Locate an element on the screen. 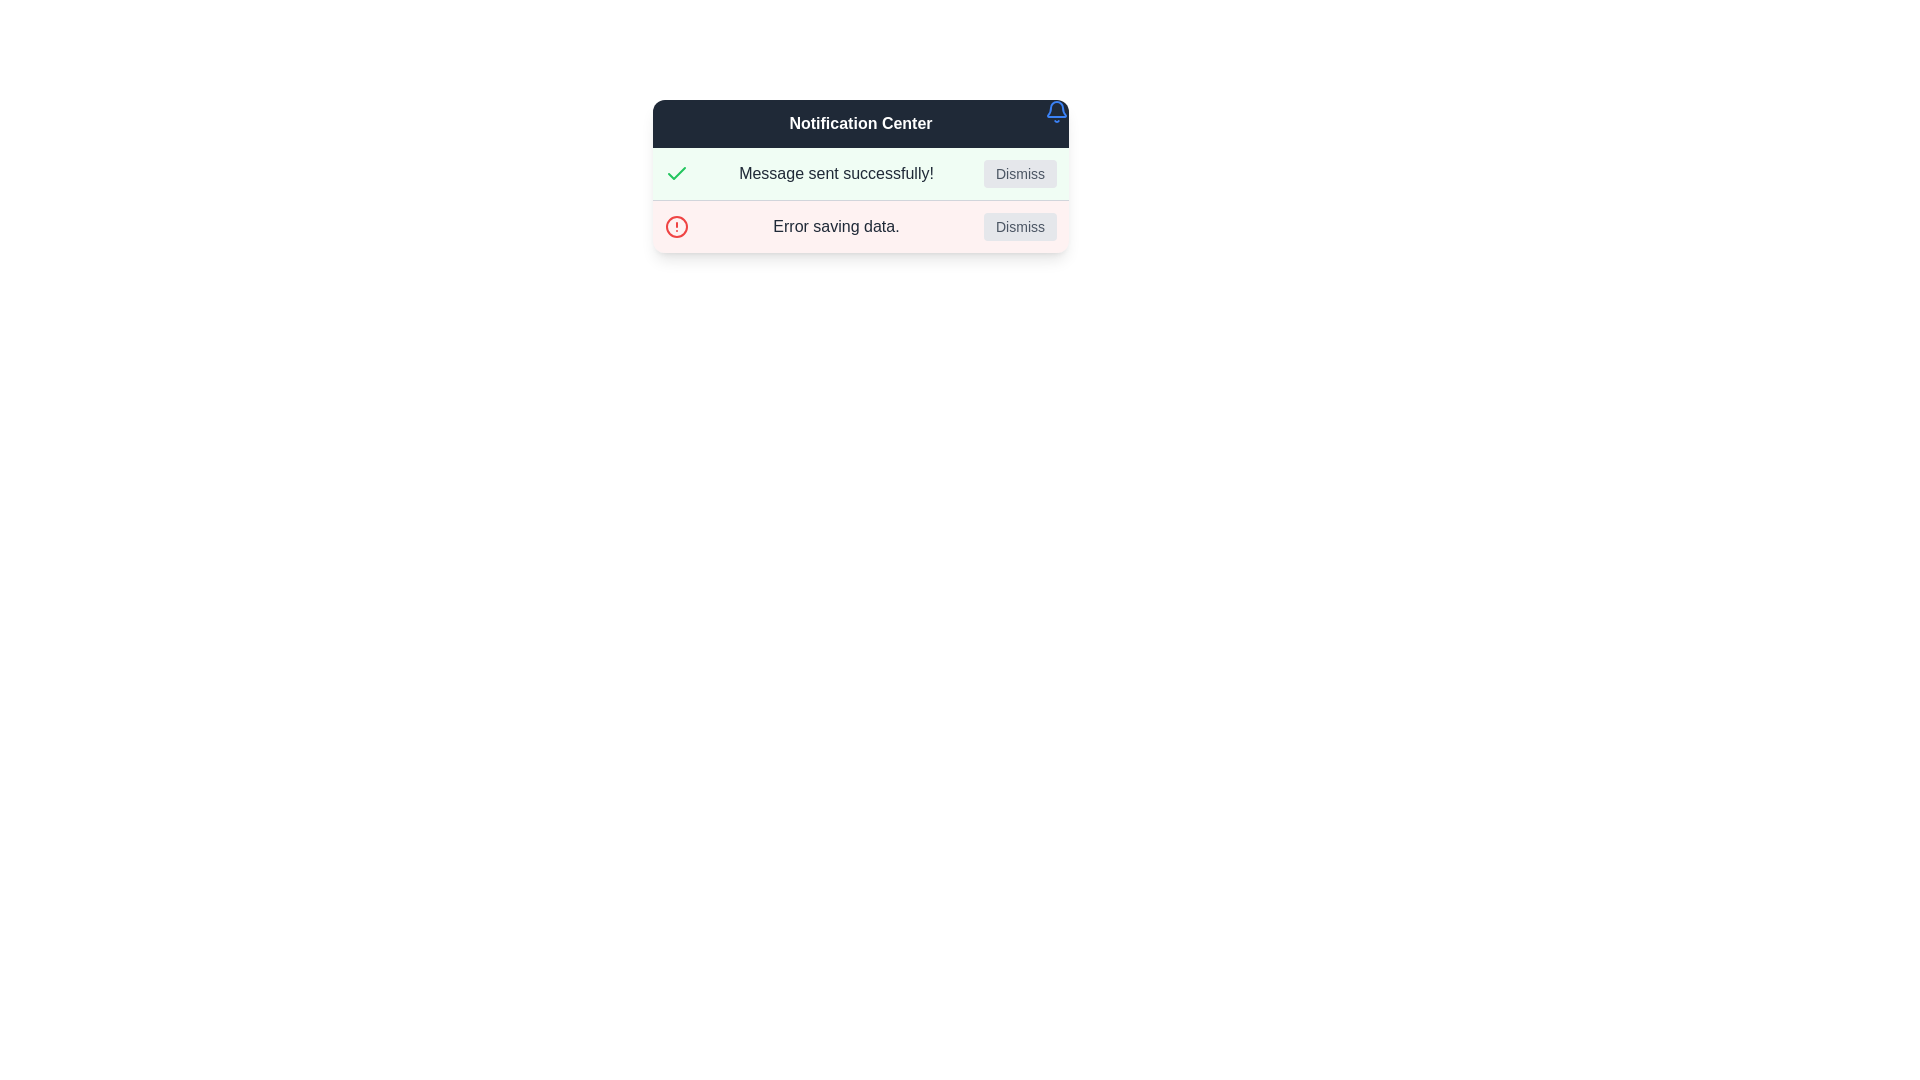 This screenshot has height=1080, width=1920. the 'Error saving data.' text label within the notification card, which is styled in bold dark gray on a light background and located between a red warning icon and a 'Dismiss' button is located at coordinates (836, 226).